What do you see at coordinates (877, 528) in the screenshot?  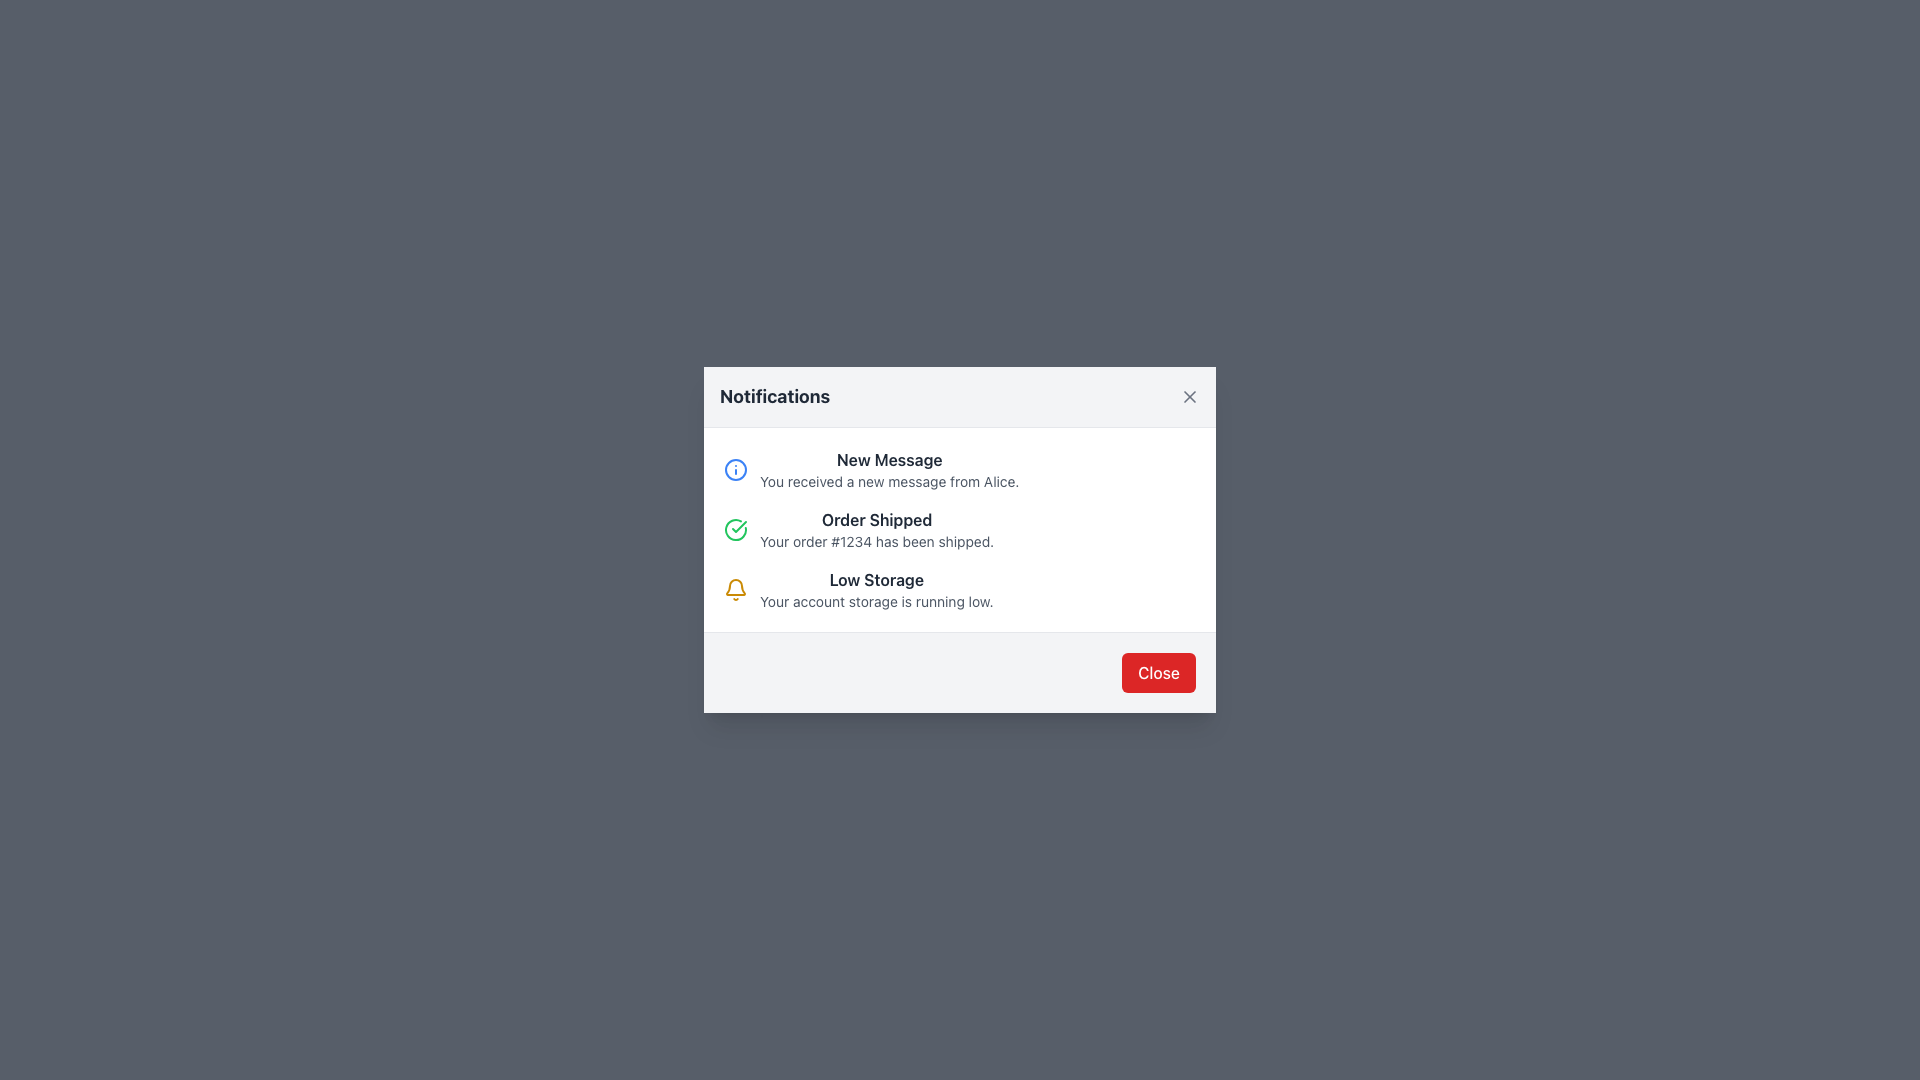 I see `the second notification item in the notification panel that indicates an order with ID #1234 has been shipped` at bounding box center [877, 528].